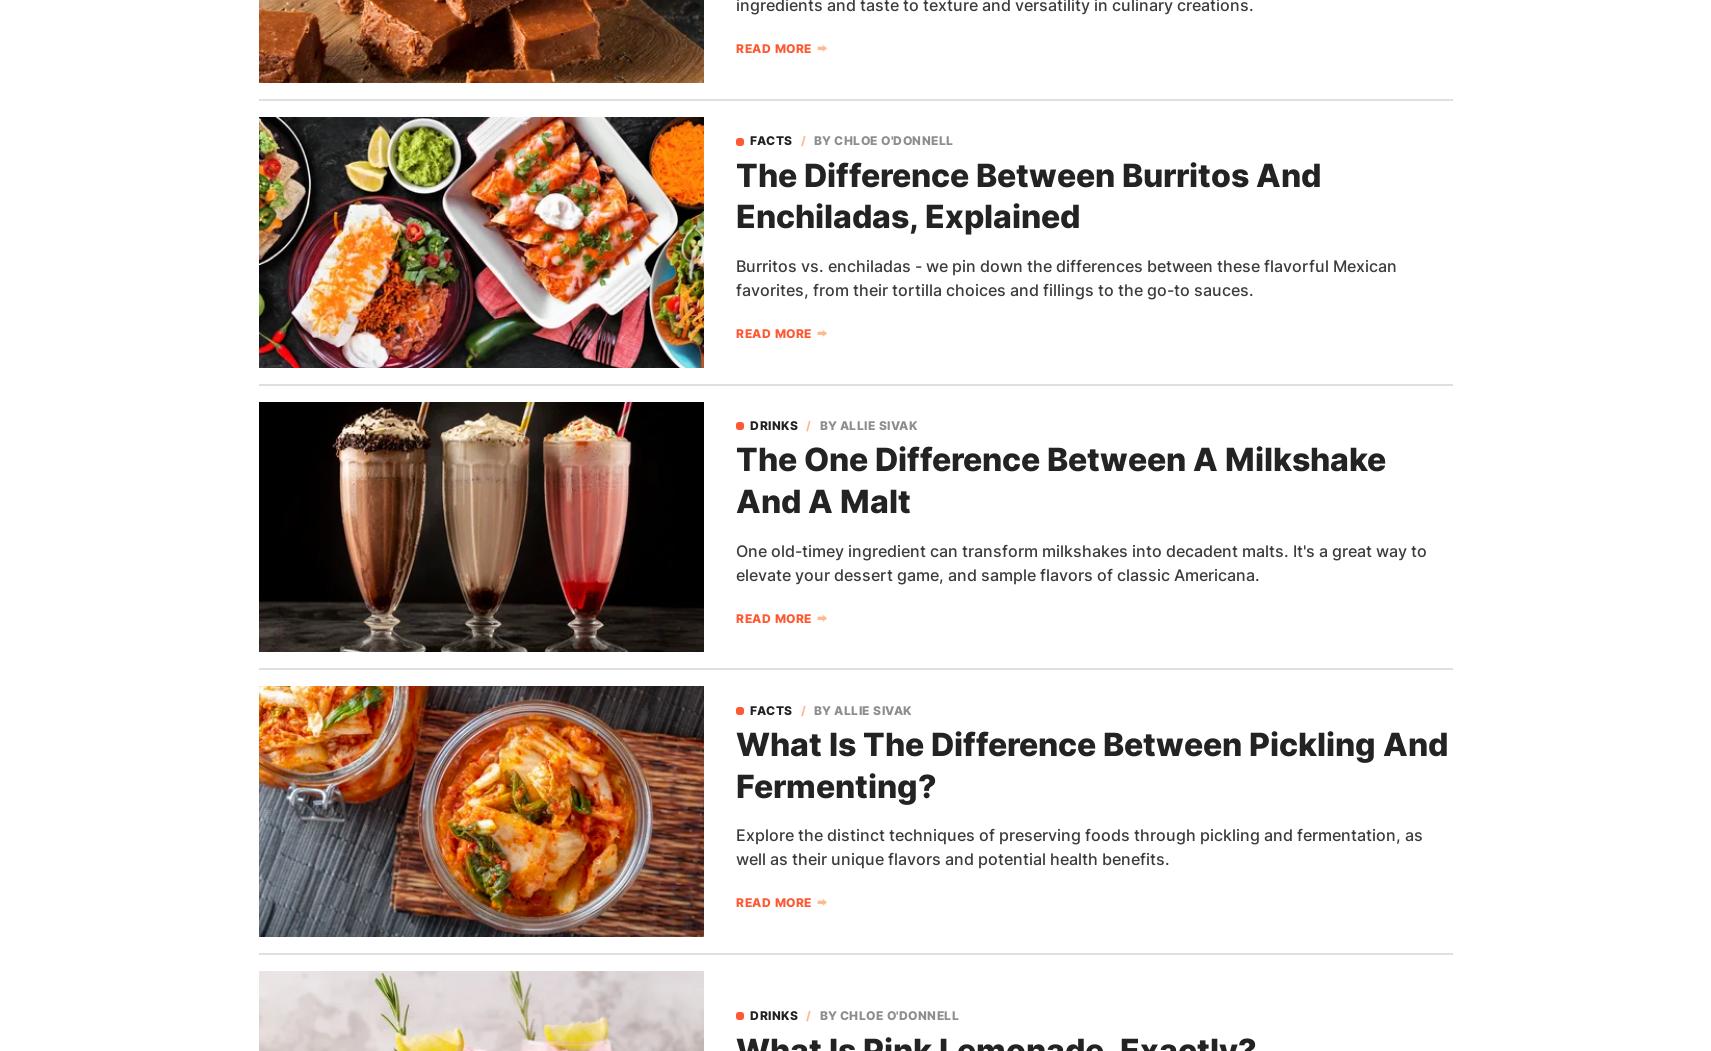  What do you see at coordinates (1081, 560) in the screenshot?
I see `'One old-timey ingredient can transform milkshakes into decadent malts. It's a great way to elevate your dessert game, and sample flavors of classic Americana.'` at bounding box center [1081, 560].